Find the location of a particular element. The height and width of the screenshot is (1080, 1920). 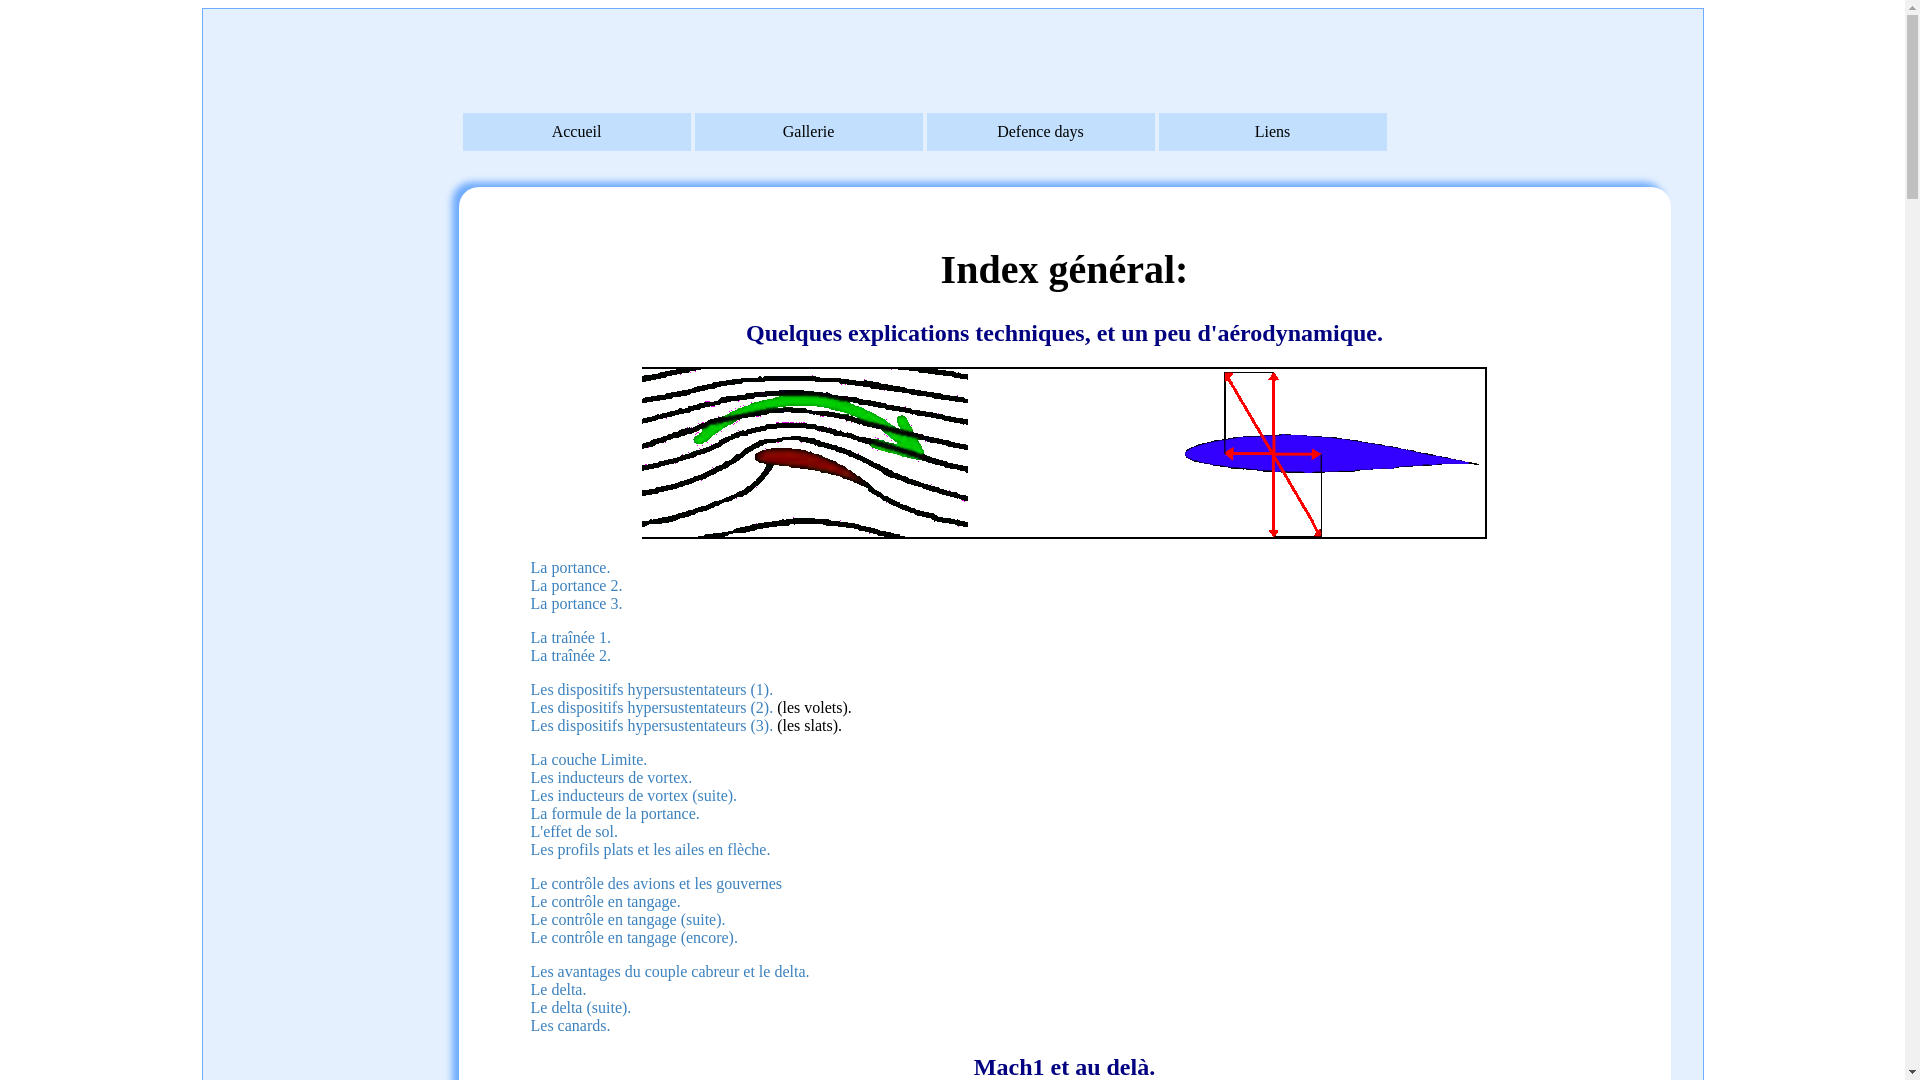

'La couche Limite.' is located at coordinates (587, 758).